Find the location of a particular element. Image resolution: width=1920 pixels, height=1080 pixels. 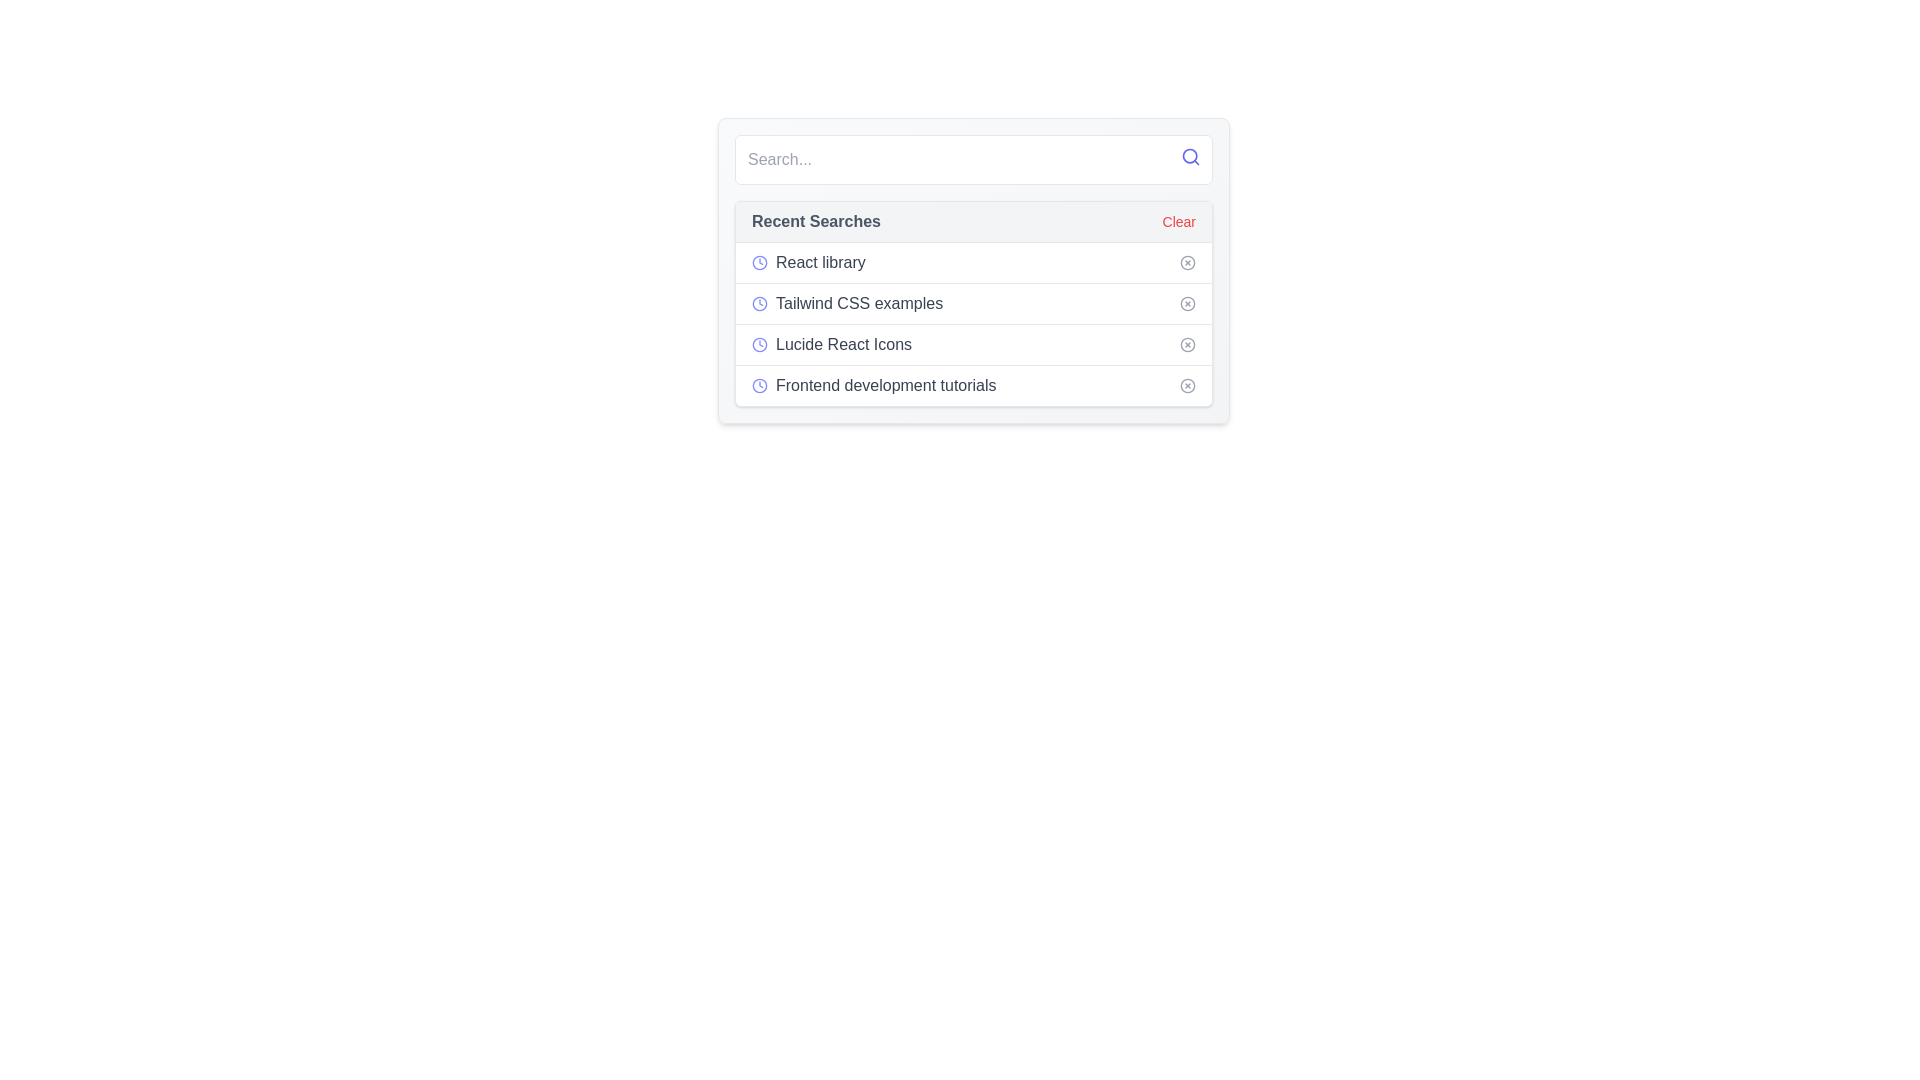

the text element displaying 'React library', which is gray in color and located next to a clock icon in the first row of the 'Recent Searches' list is located at coordinates (820, 261).